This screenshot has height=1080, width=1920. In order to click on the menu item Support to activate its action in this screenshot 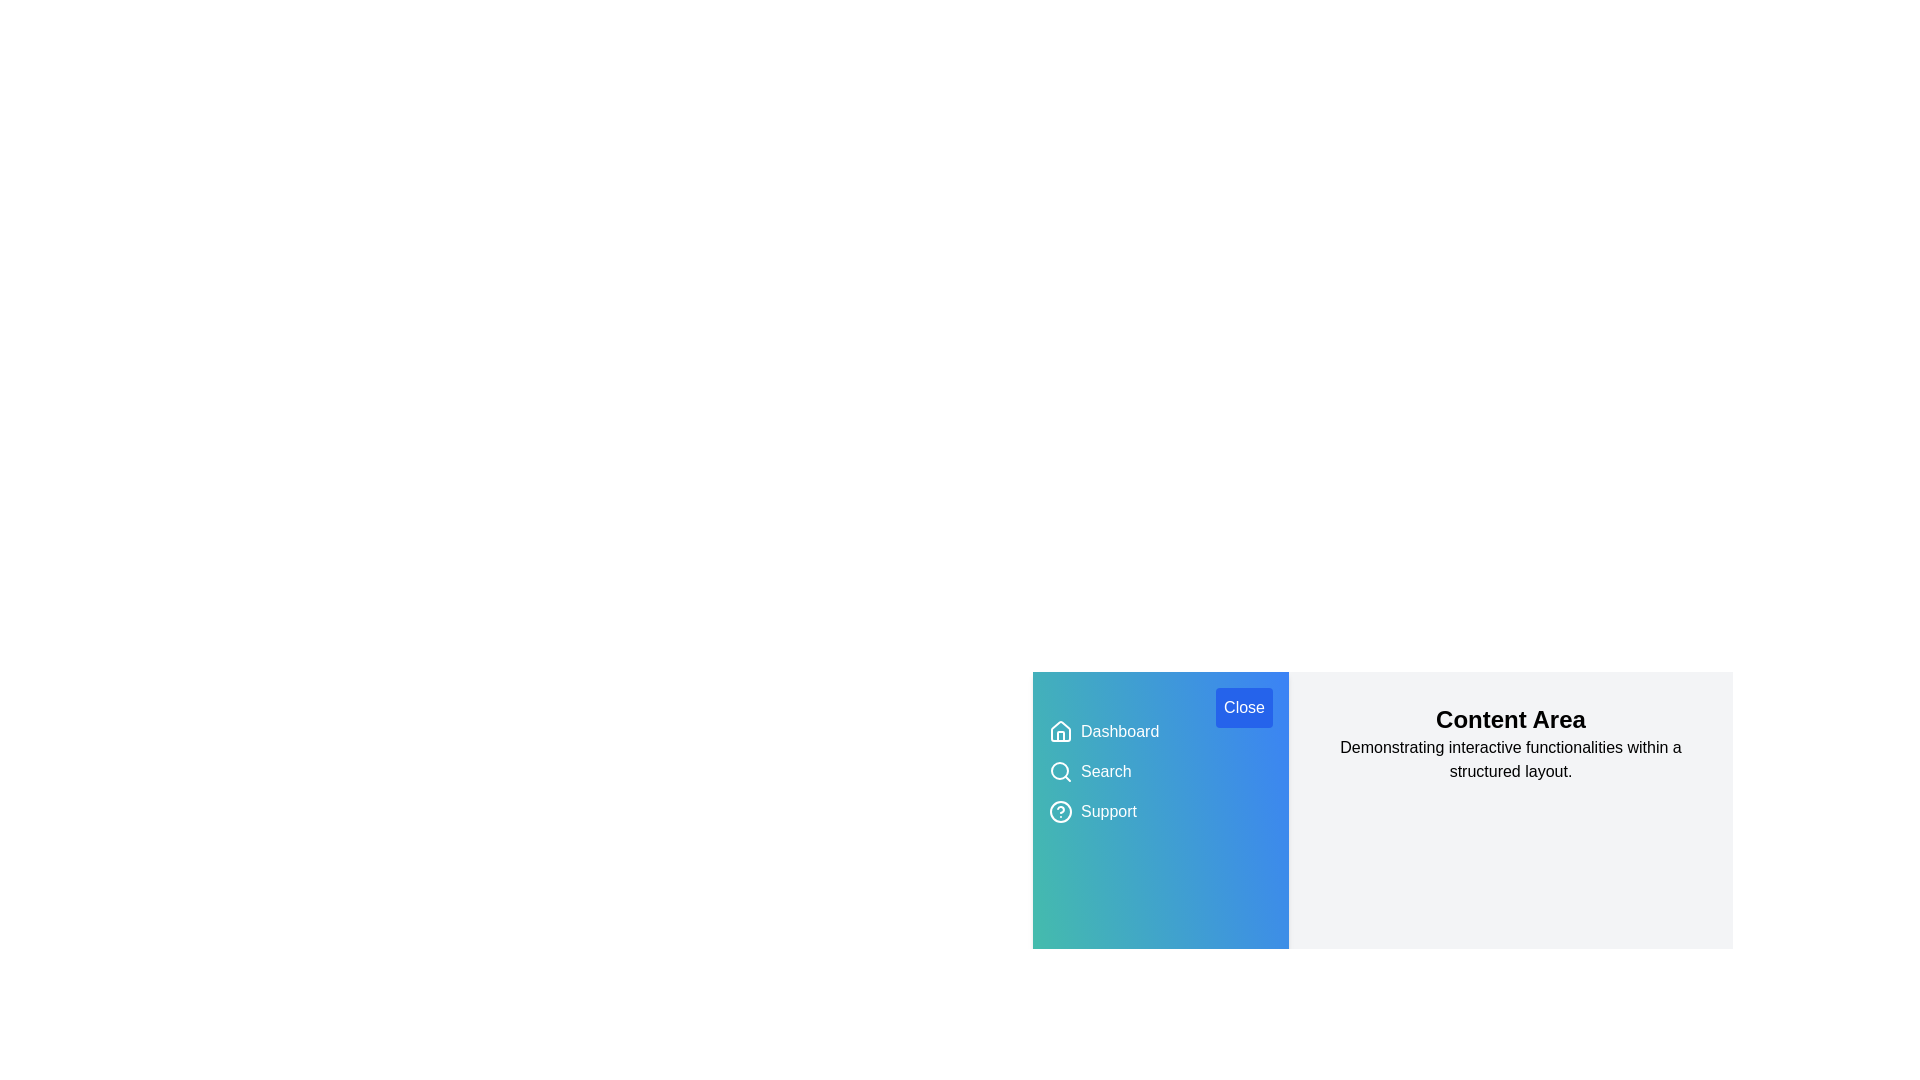, I will do `click(1107, 812)`.